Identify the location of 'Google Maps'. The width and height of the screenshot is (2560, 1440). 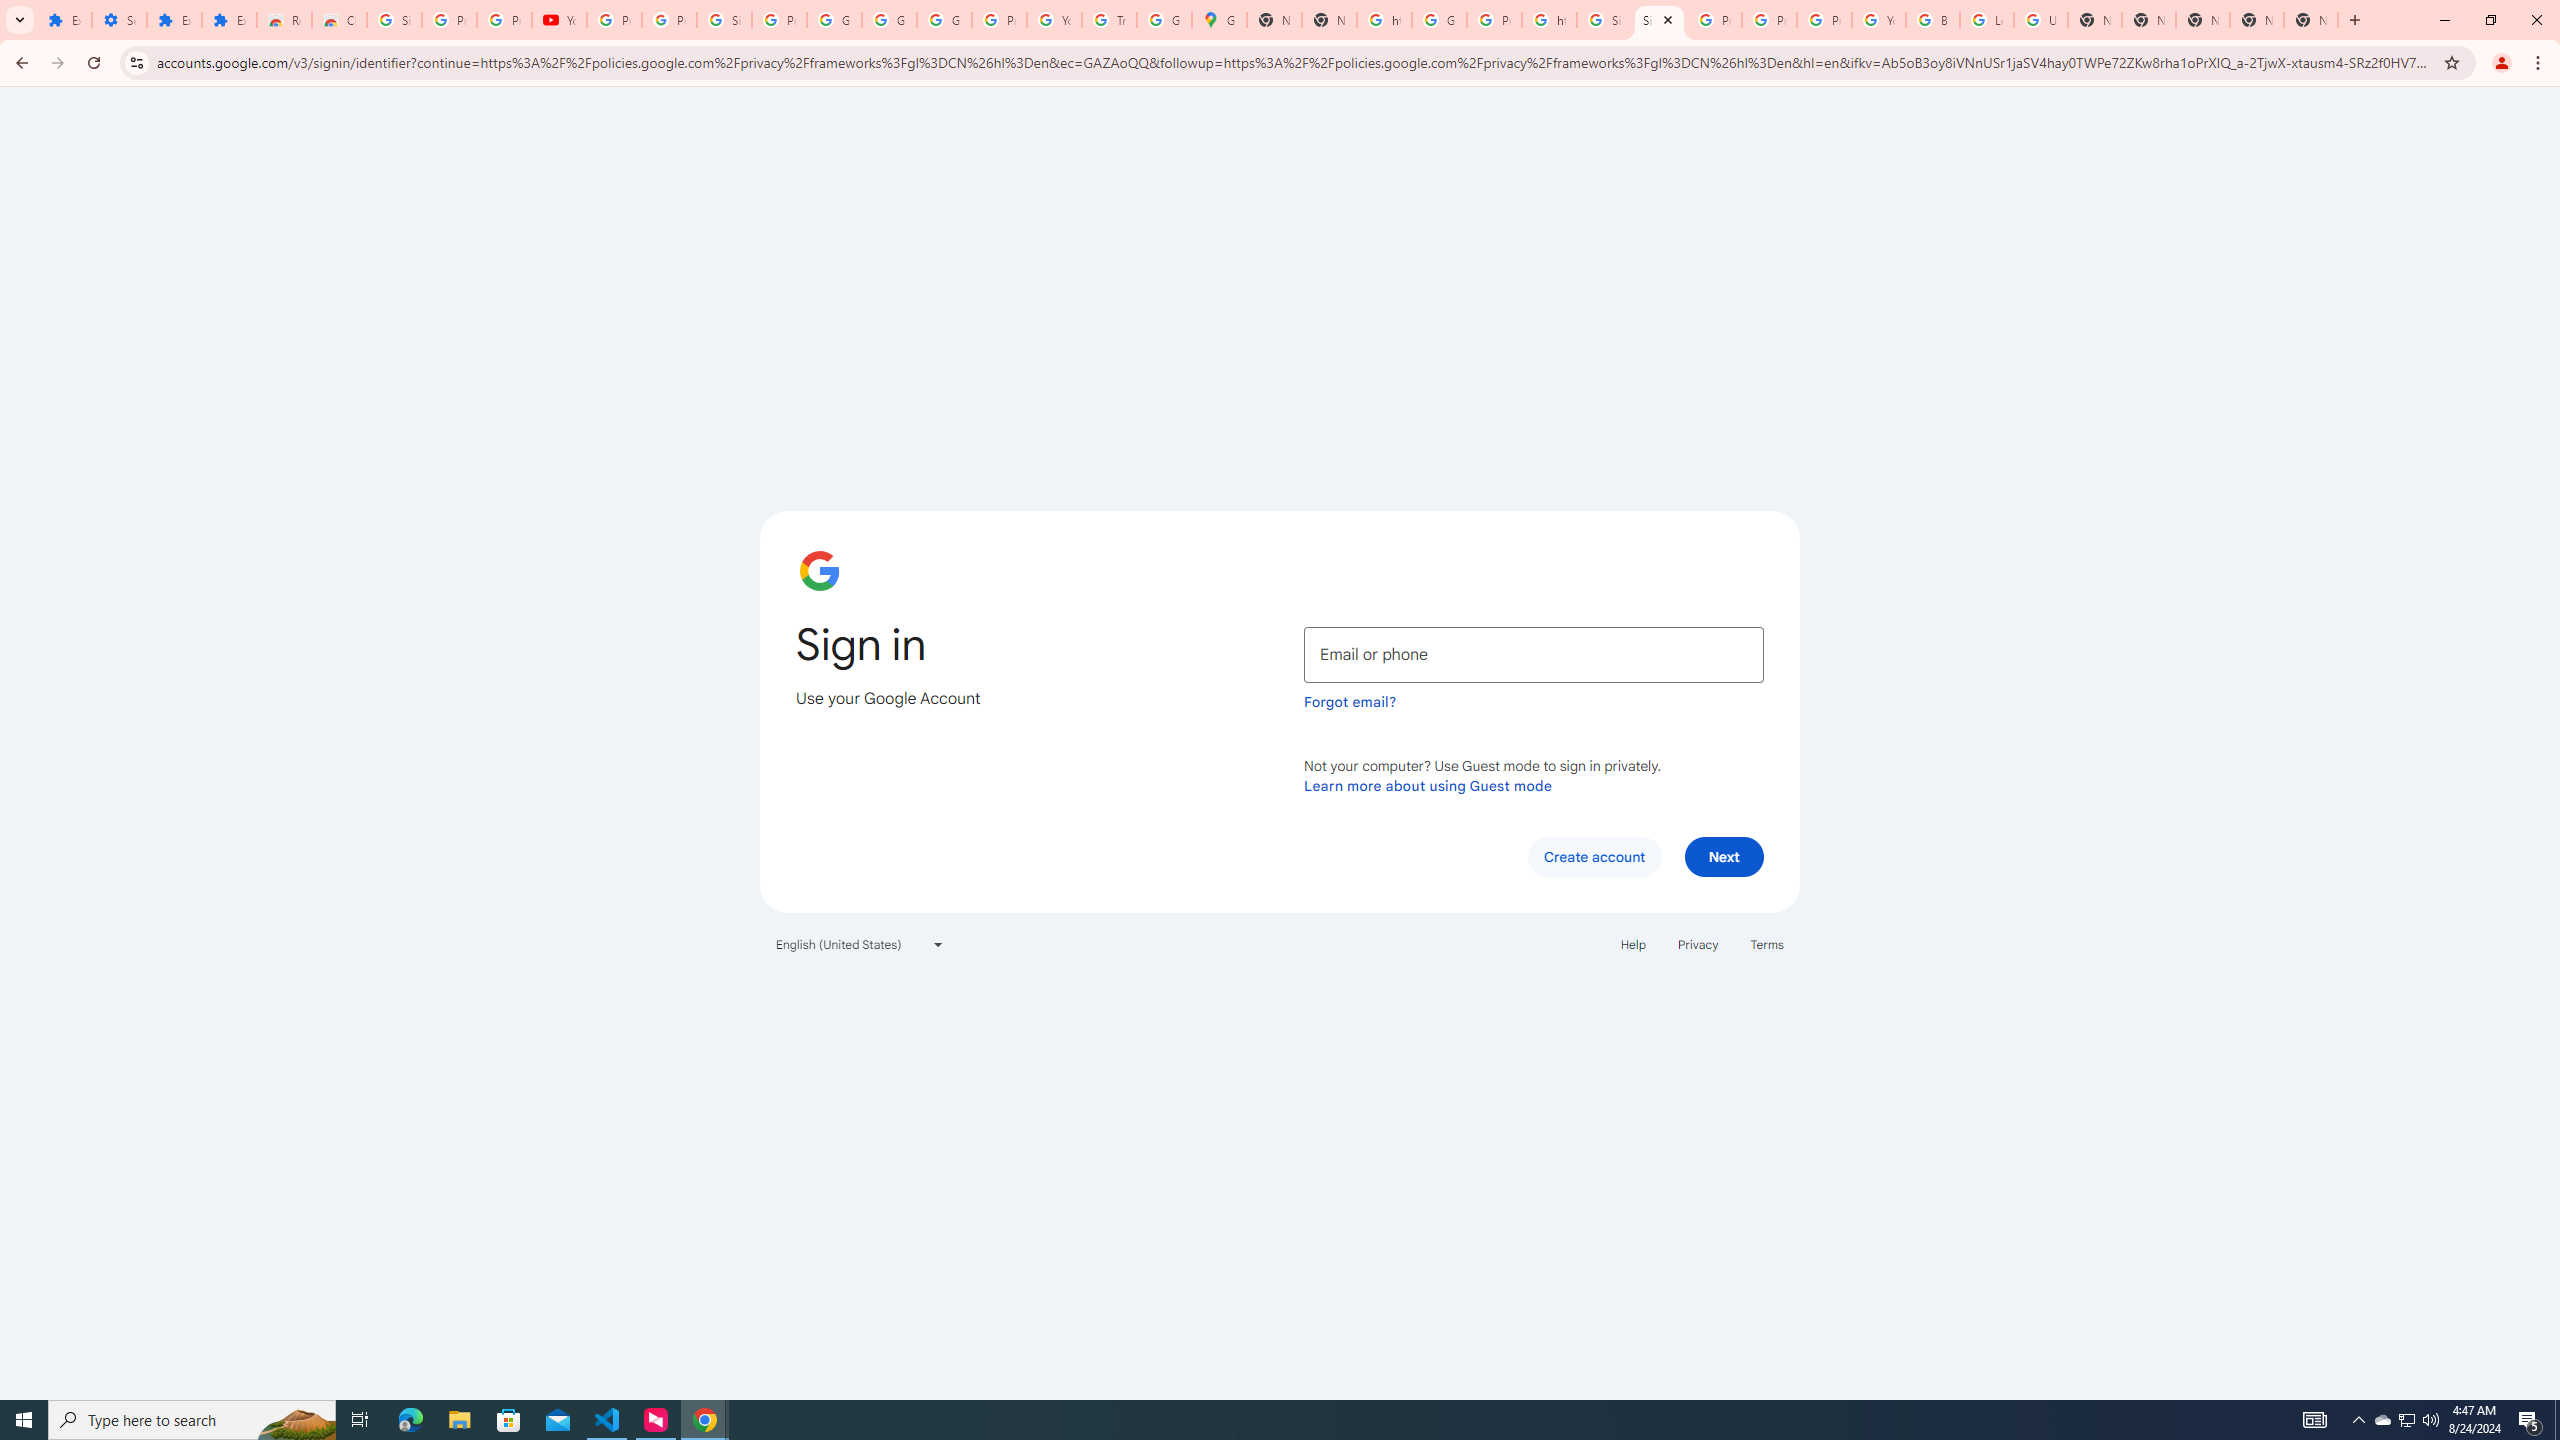
(1218, 19).